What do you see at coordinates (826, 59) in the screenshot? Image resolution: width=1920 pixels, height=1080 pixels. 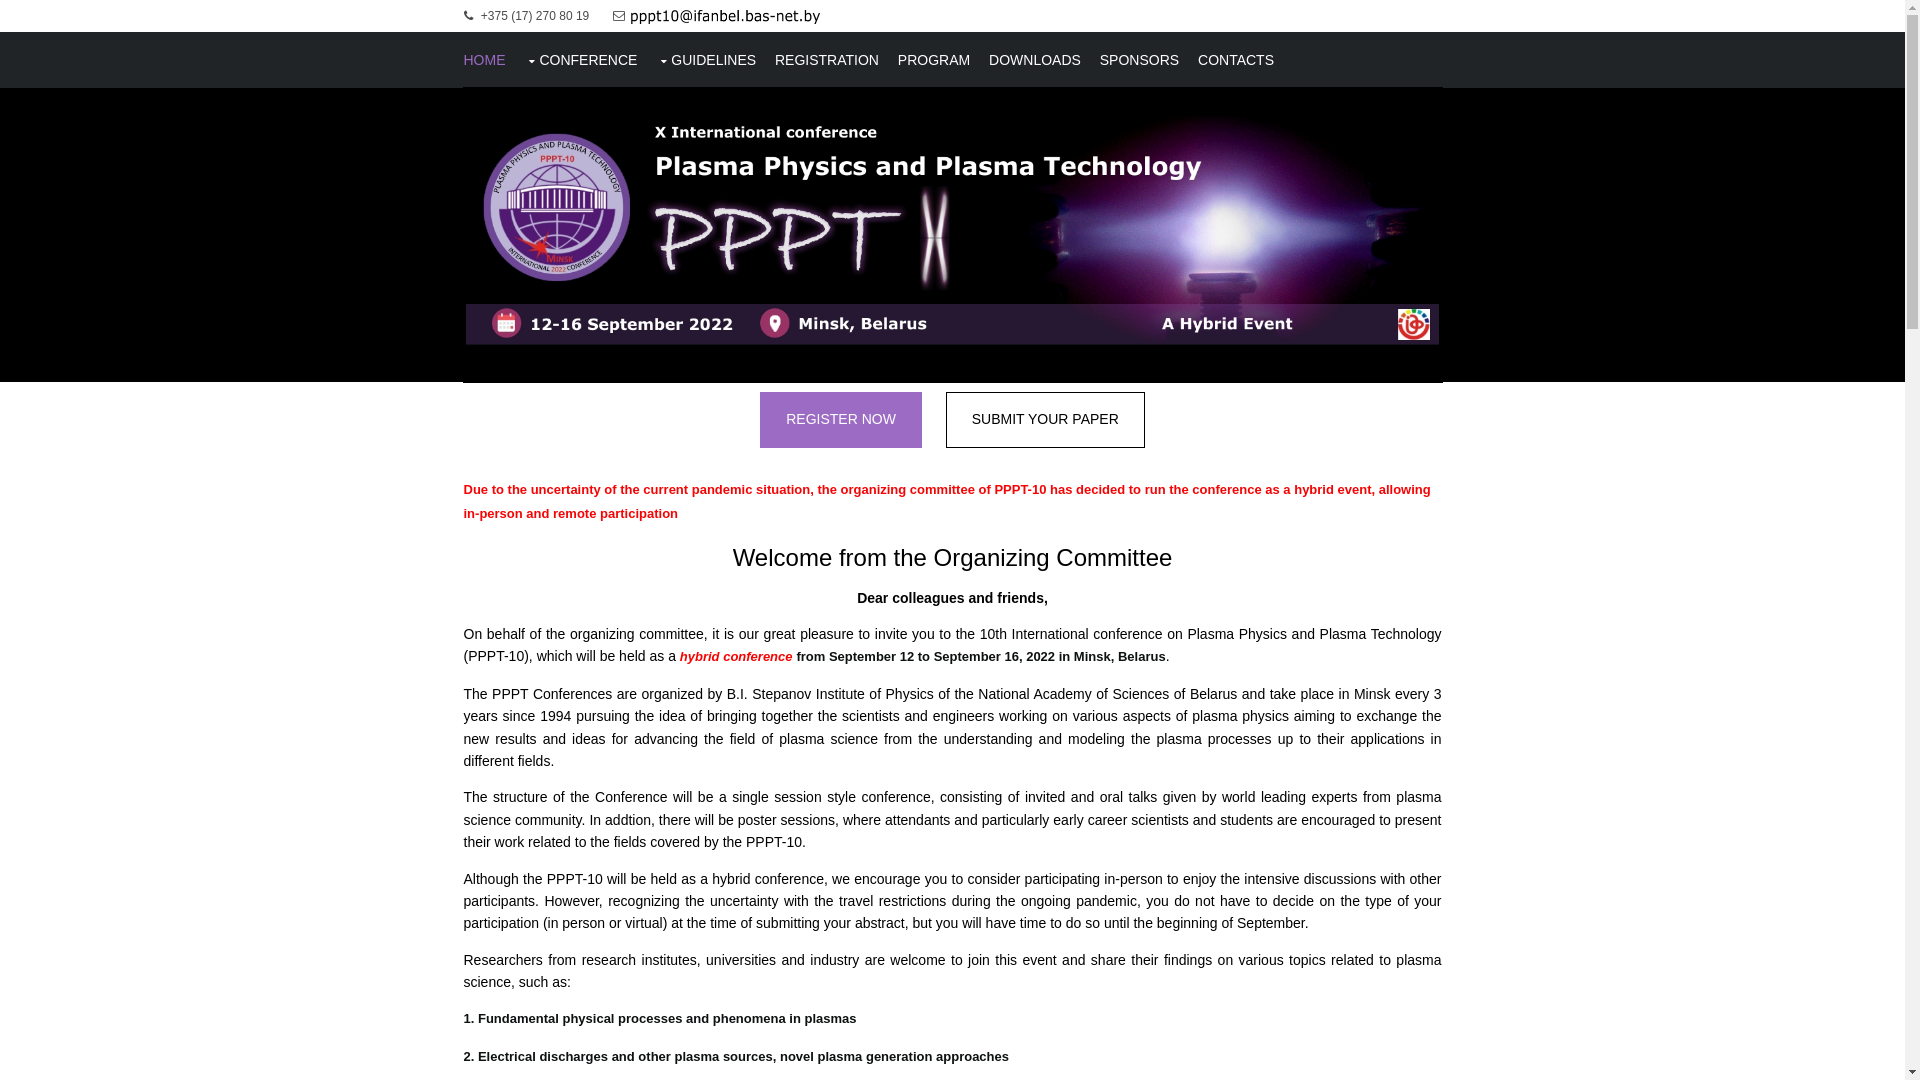 I see `'REGISTRATION'` at bounding box center [826, 59].